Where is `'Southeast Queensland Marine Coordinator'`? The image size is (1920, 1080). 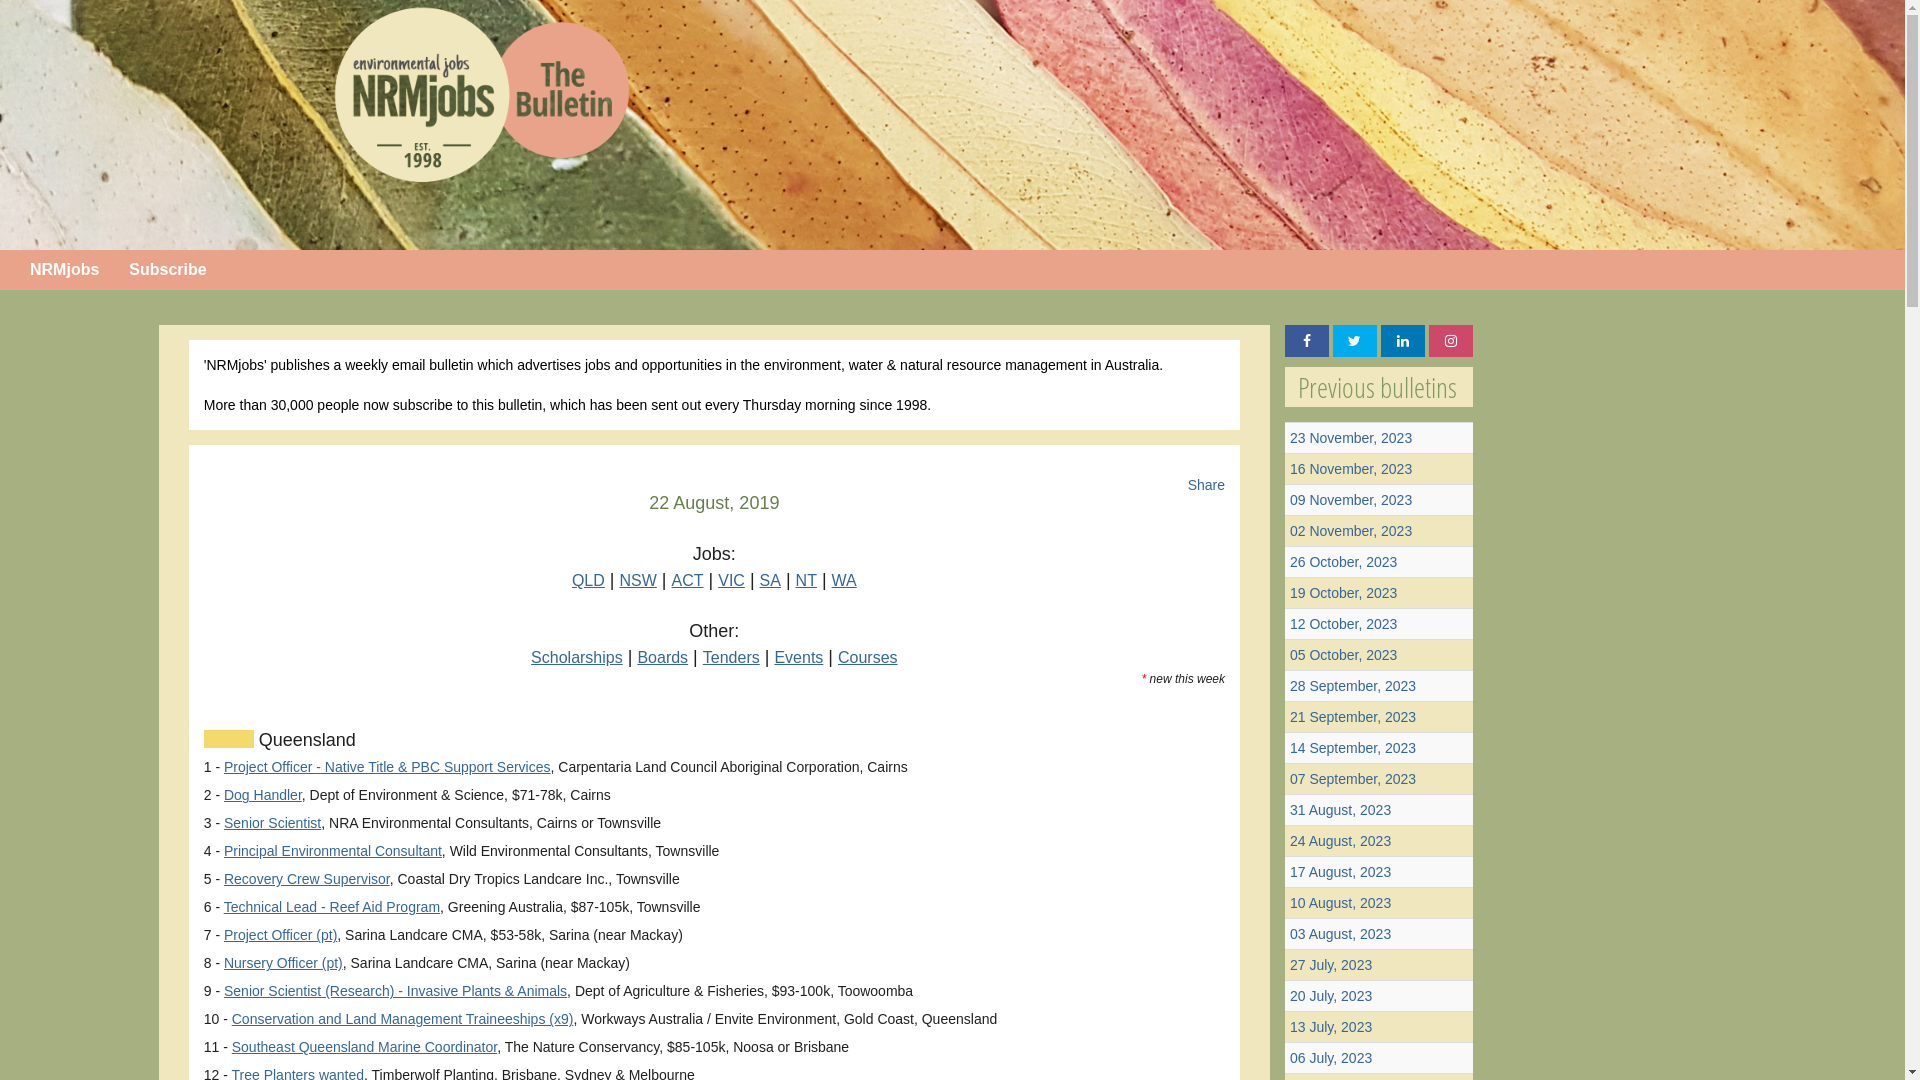 'Southeast Queensland Marine Coordinator' is located at coordinates (364, 1045).